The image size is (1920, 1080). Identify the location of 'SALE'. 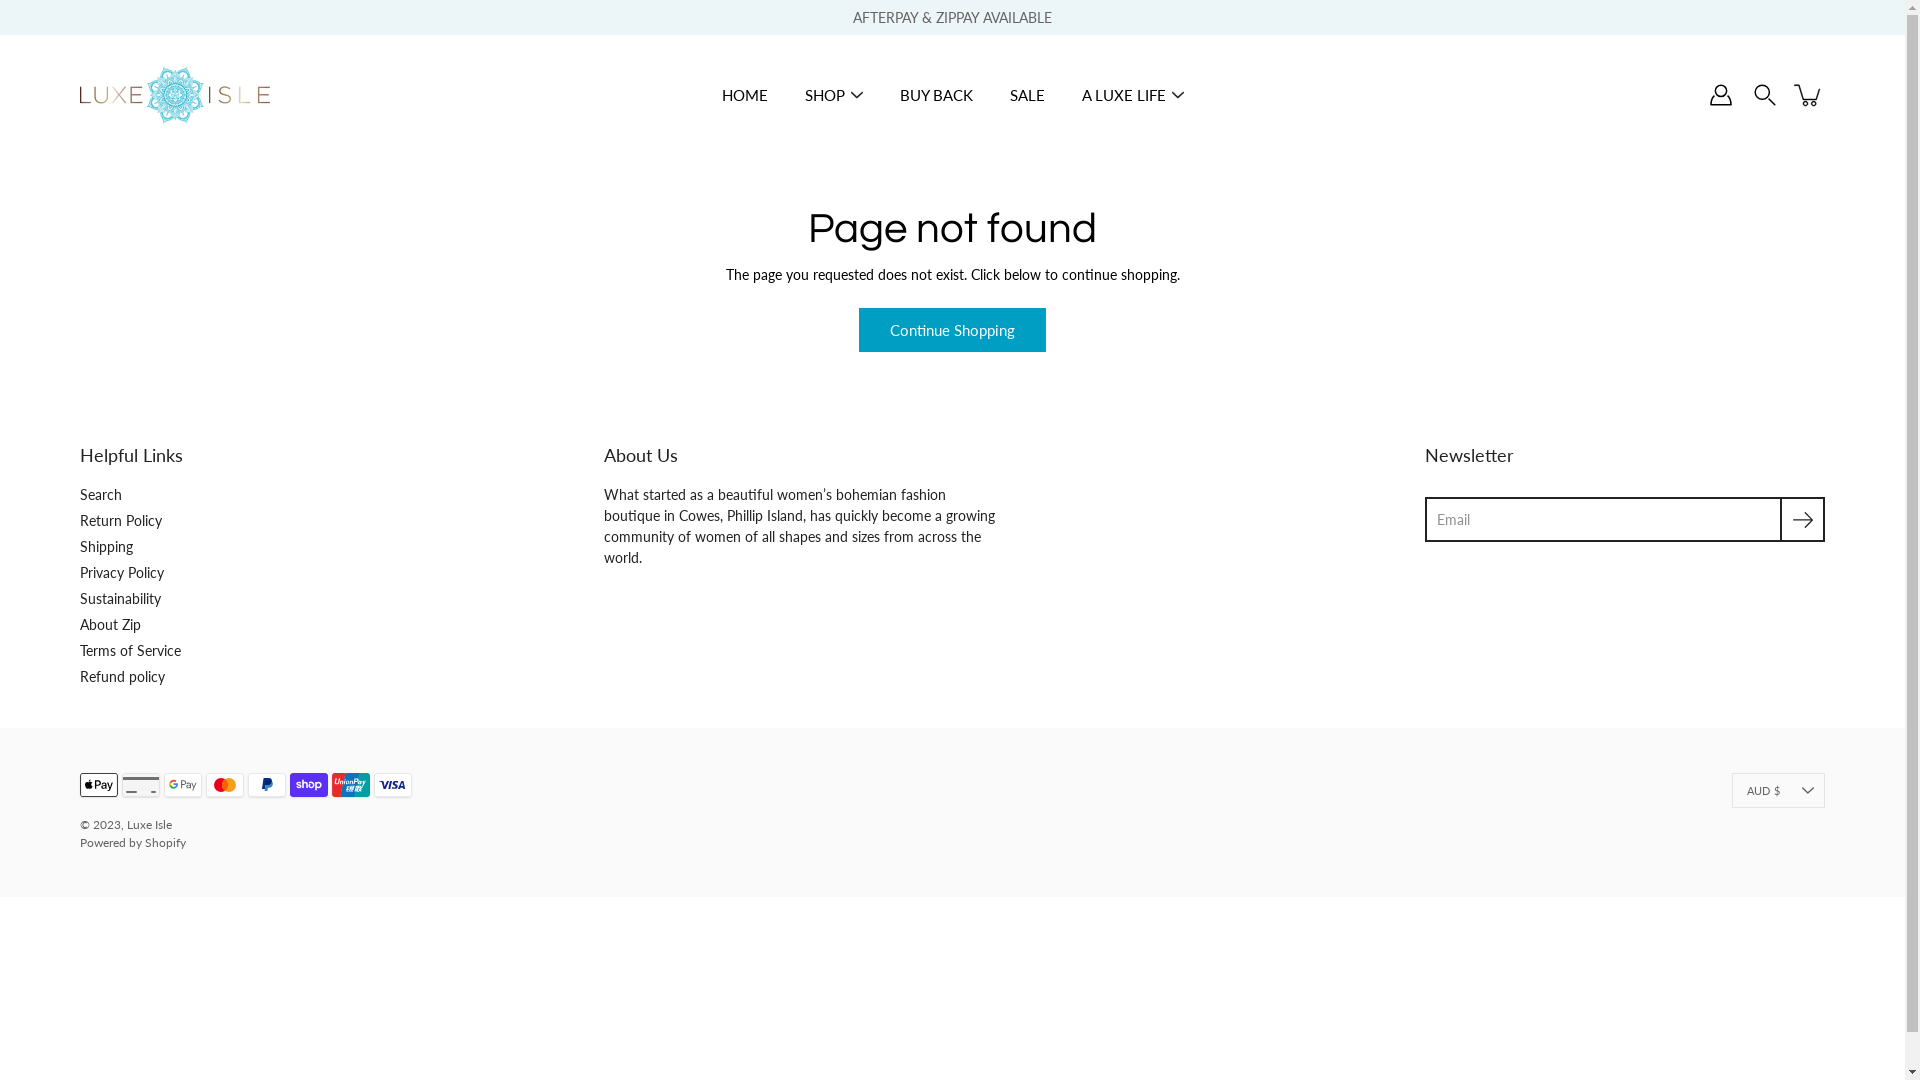
(1027, 95).